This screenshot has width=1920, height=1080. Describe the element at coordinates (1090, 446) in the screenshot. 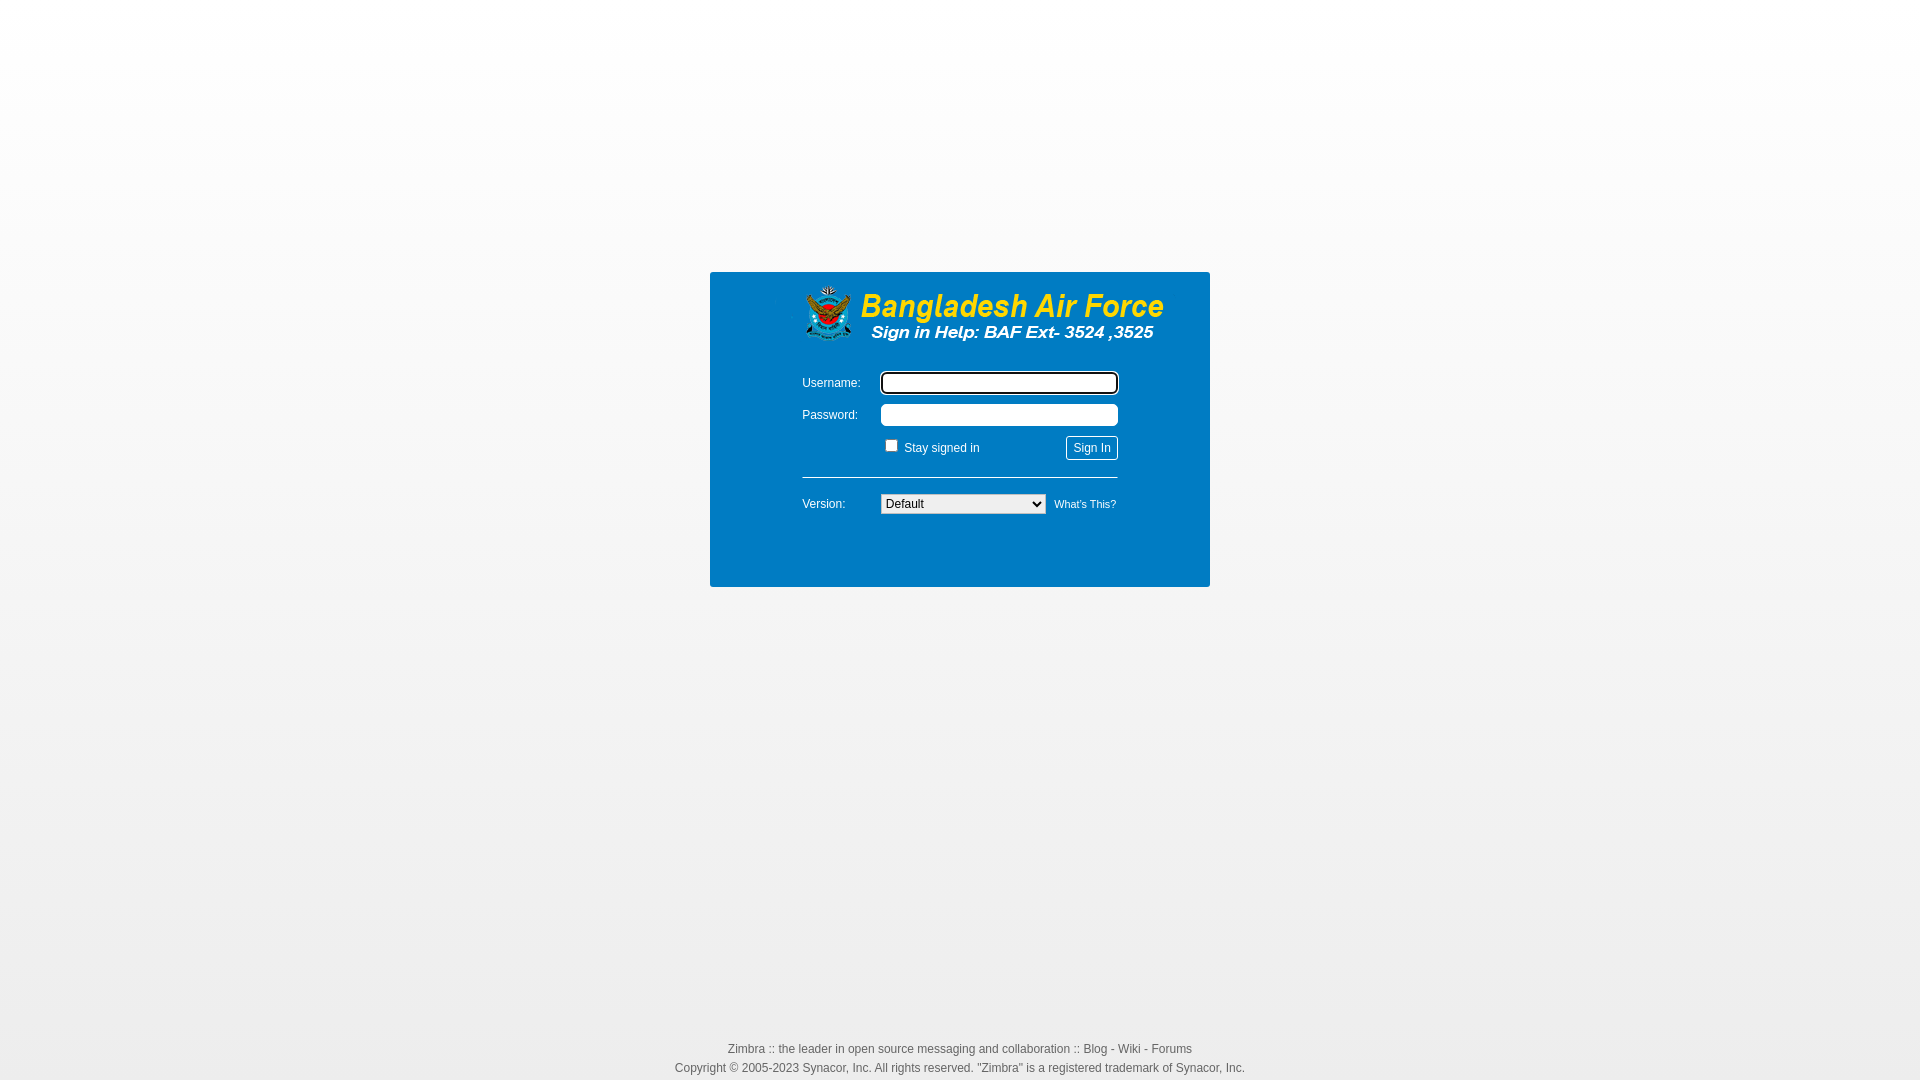

I see `'Sign In'` at that location.